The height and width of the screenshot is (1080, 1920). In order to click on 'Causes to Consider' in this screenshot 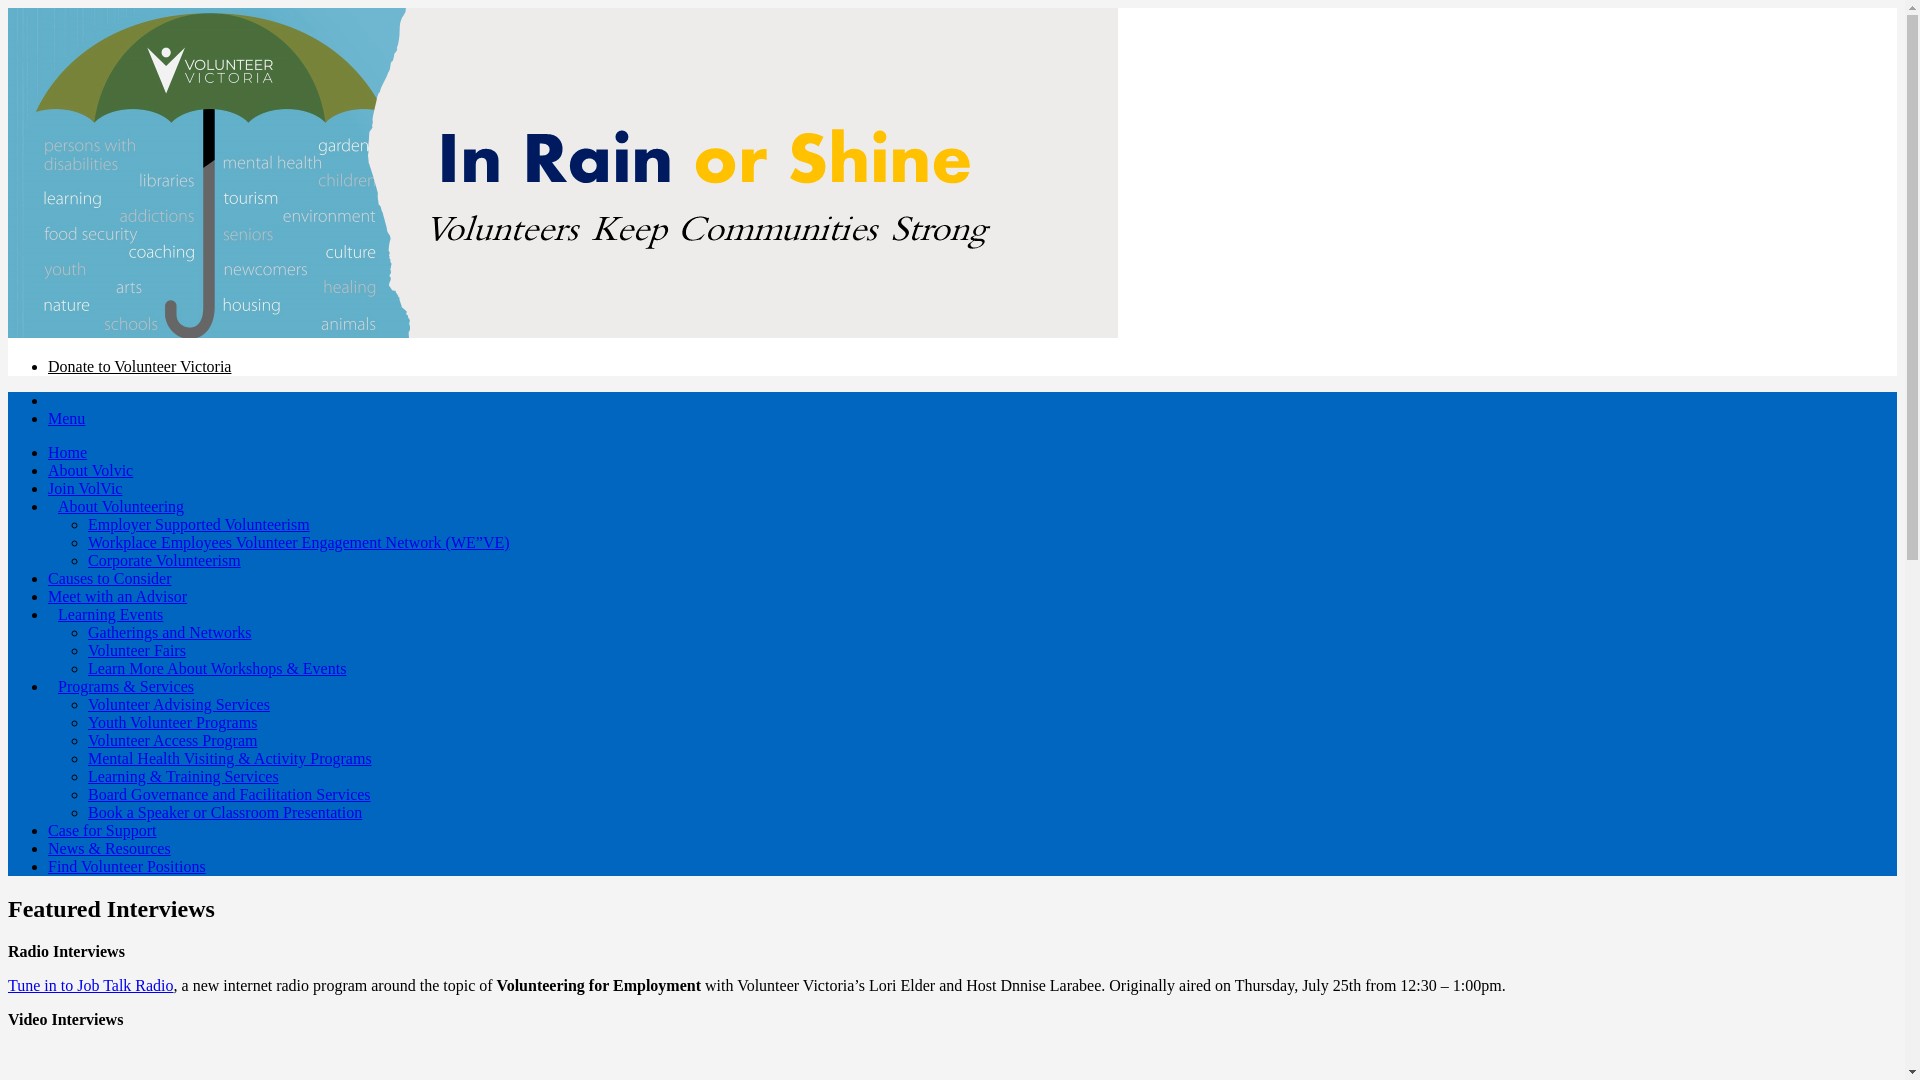, I will do `click(109, 578)`.